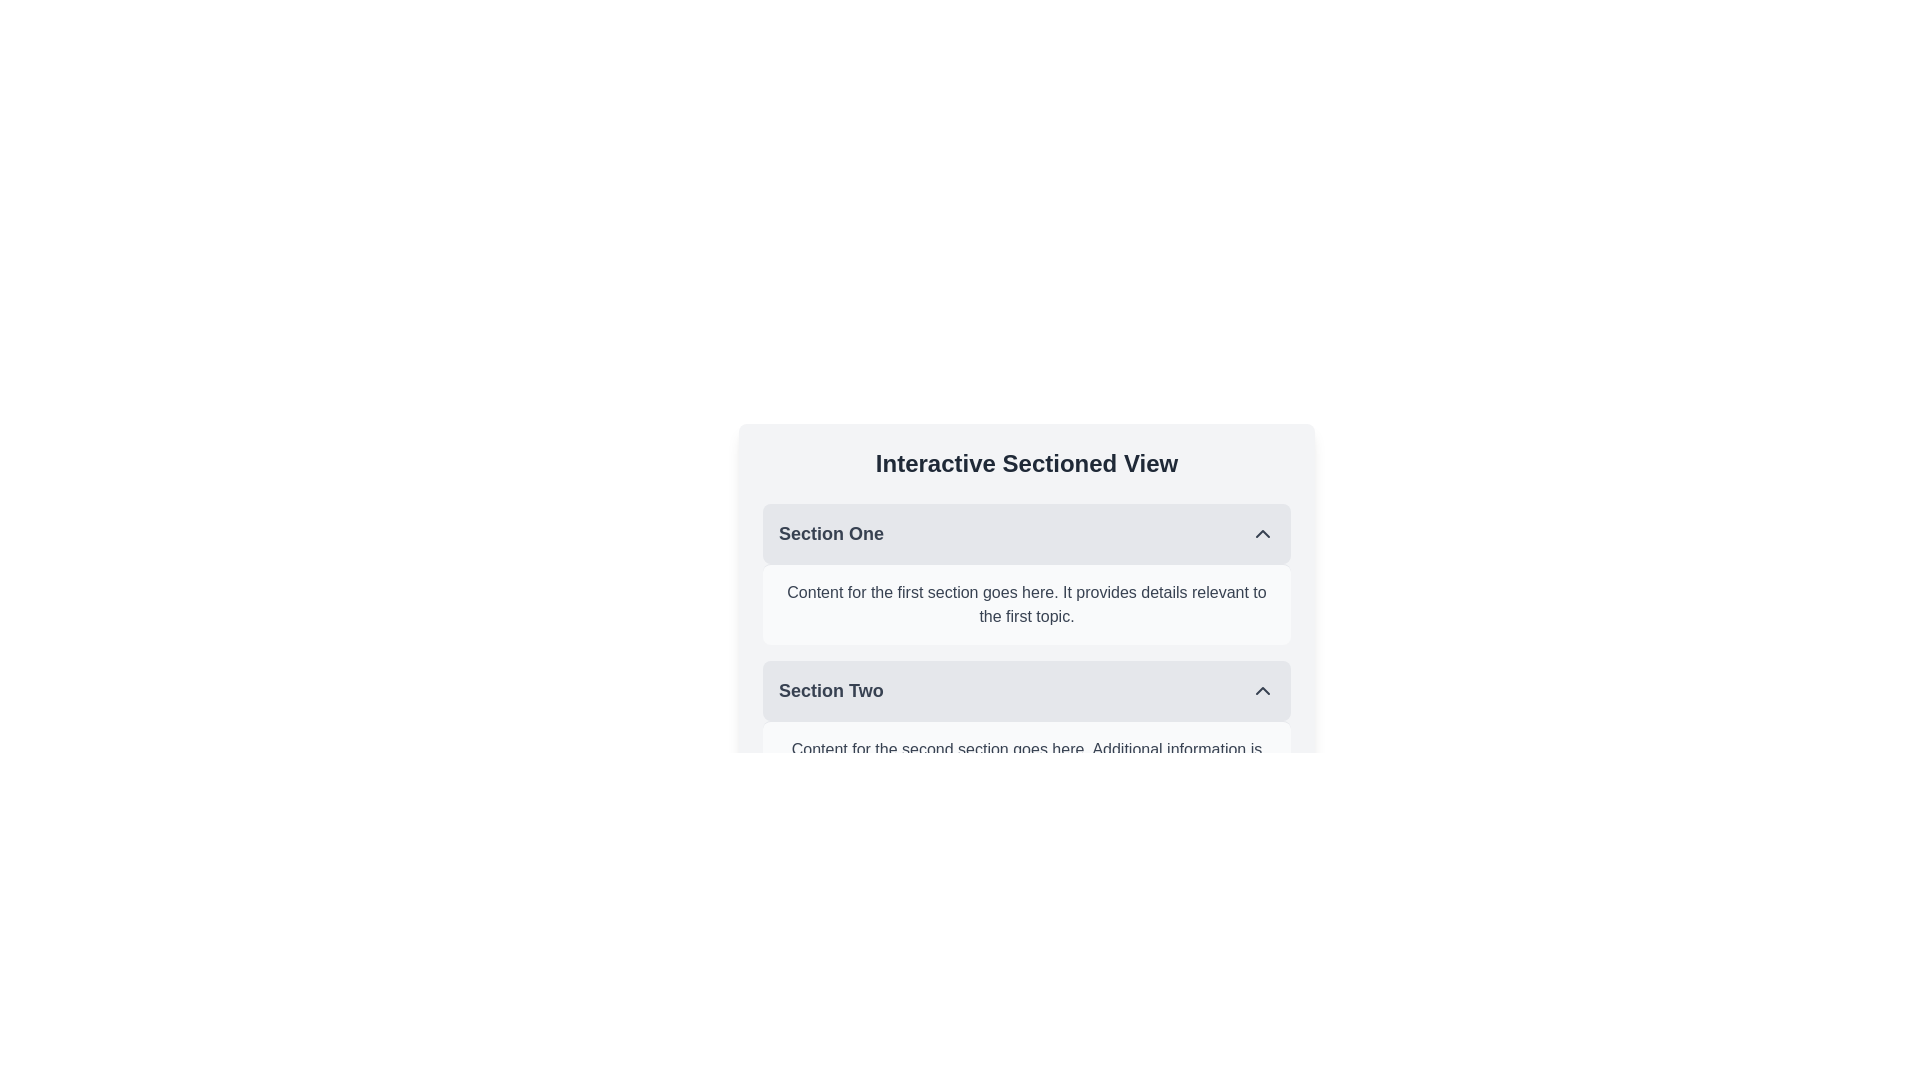 Image resolution: width=1920 pixels, height=1080 pixels. What do you see at coordinates (1027, 574) in the screenshot?
I see `the first Accordion Section located below the title 'Interactive Sectioned View'` at bounding box center [1027, 574].